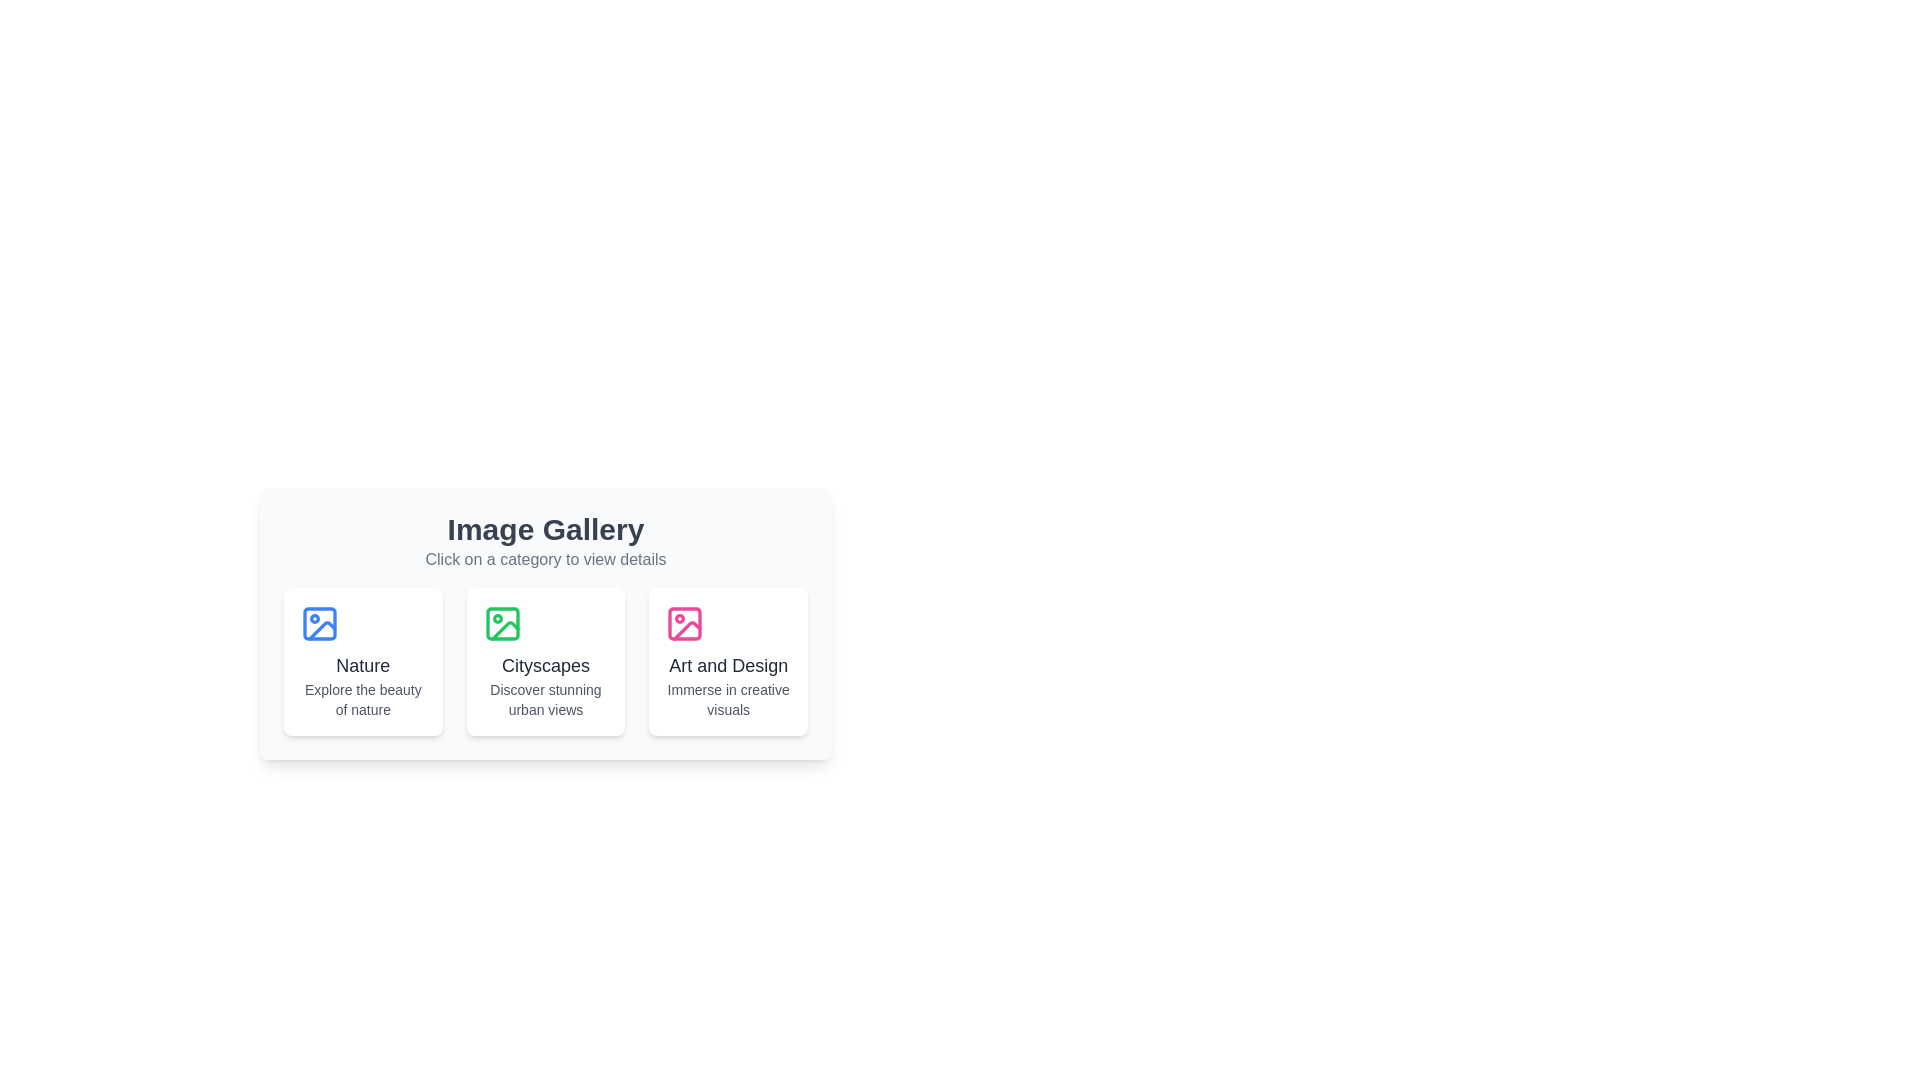  I want to click on the pink 40x40 icon displaying an image frame with a mountain-like graphic located in the 'Art and Design' card, so click(685, 623).